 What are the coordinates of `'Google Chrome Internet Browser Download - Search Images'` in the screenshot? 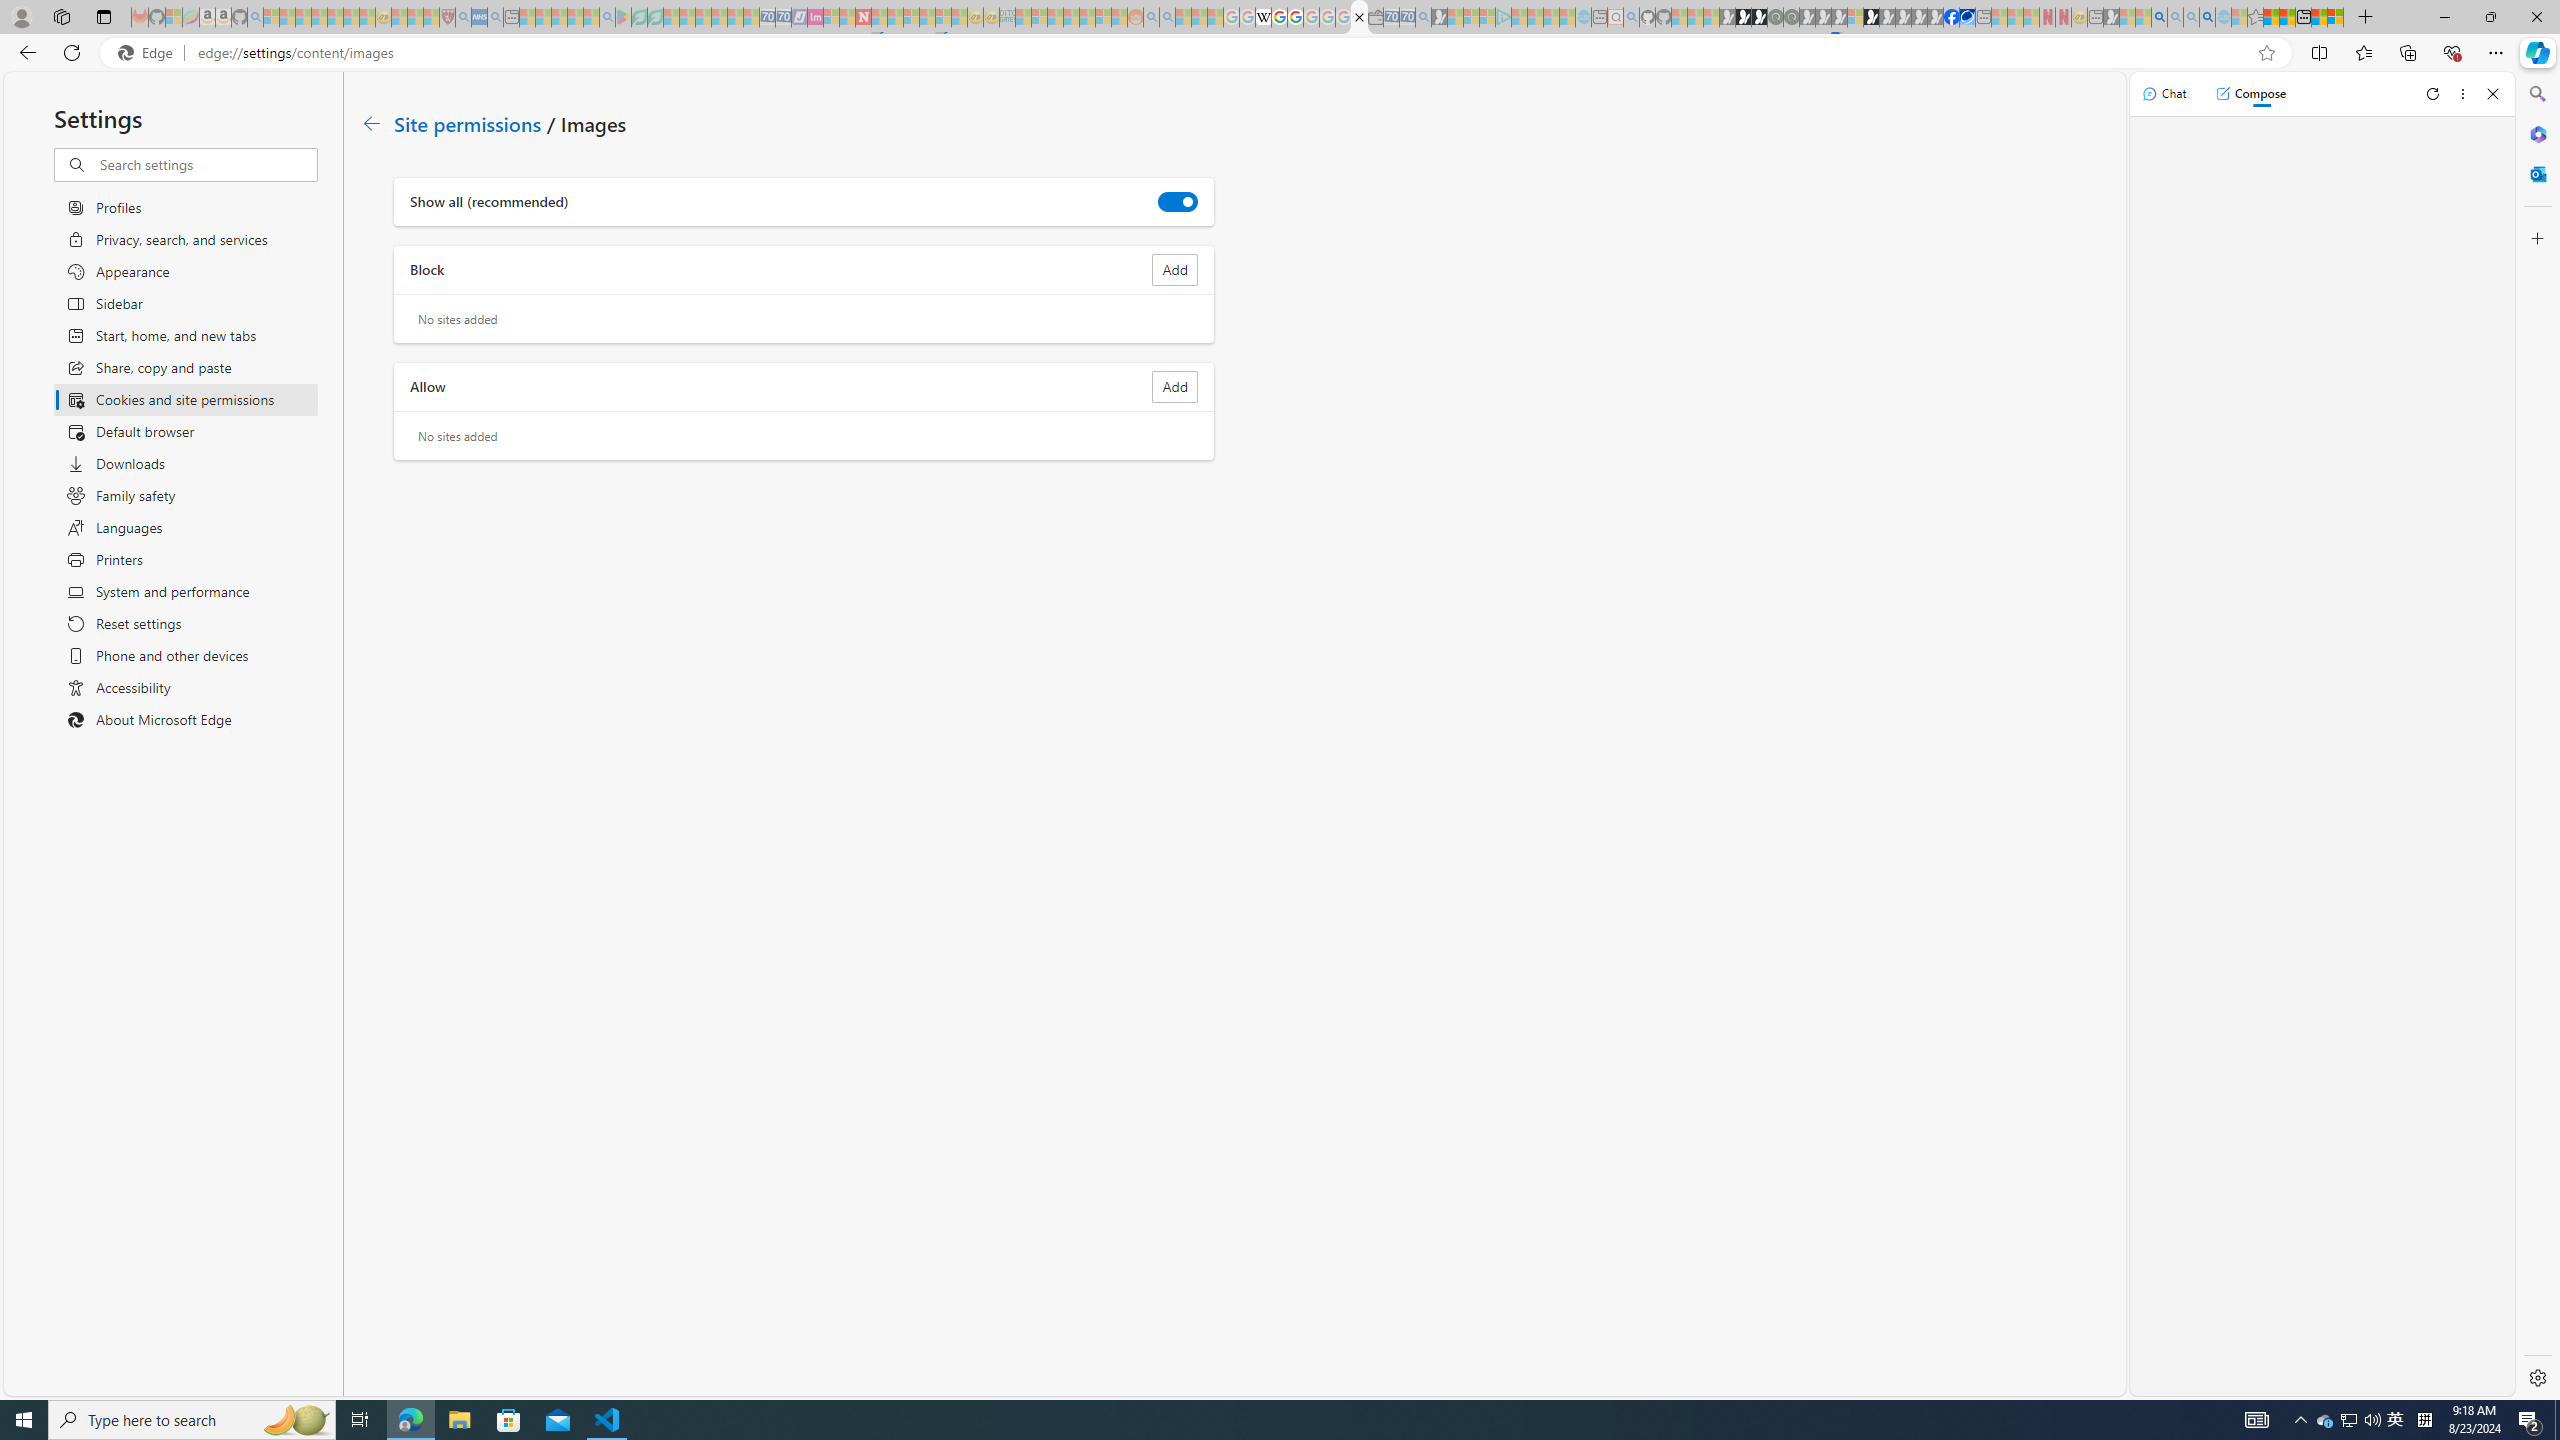 It's located at (2208, 16).